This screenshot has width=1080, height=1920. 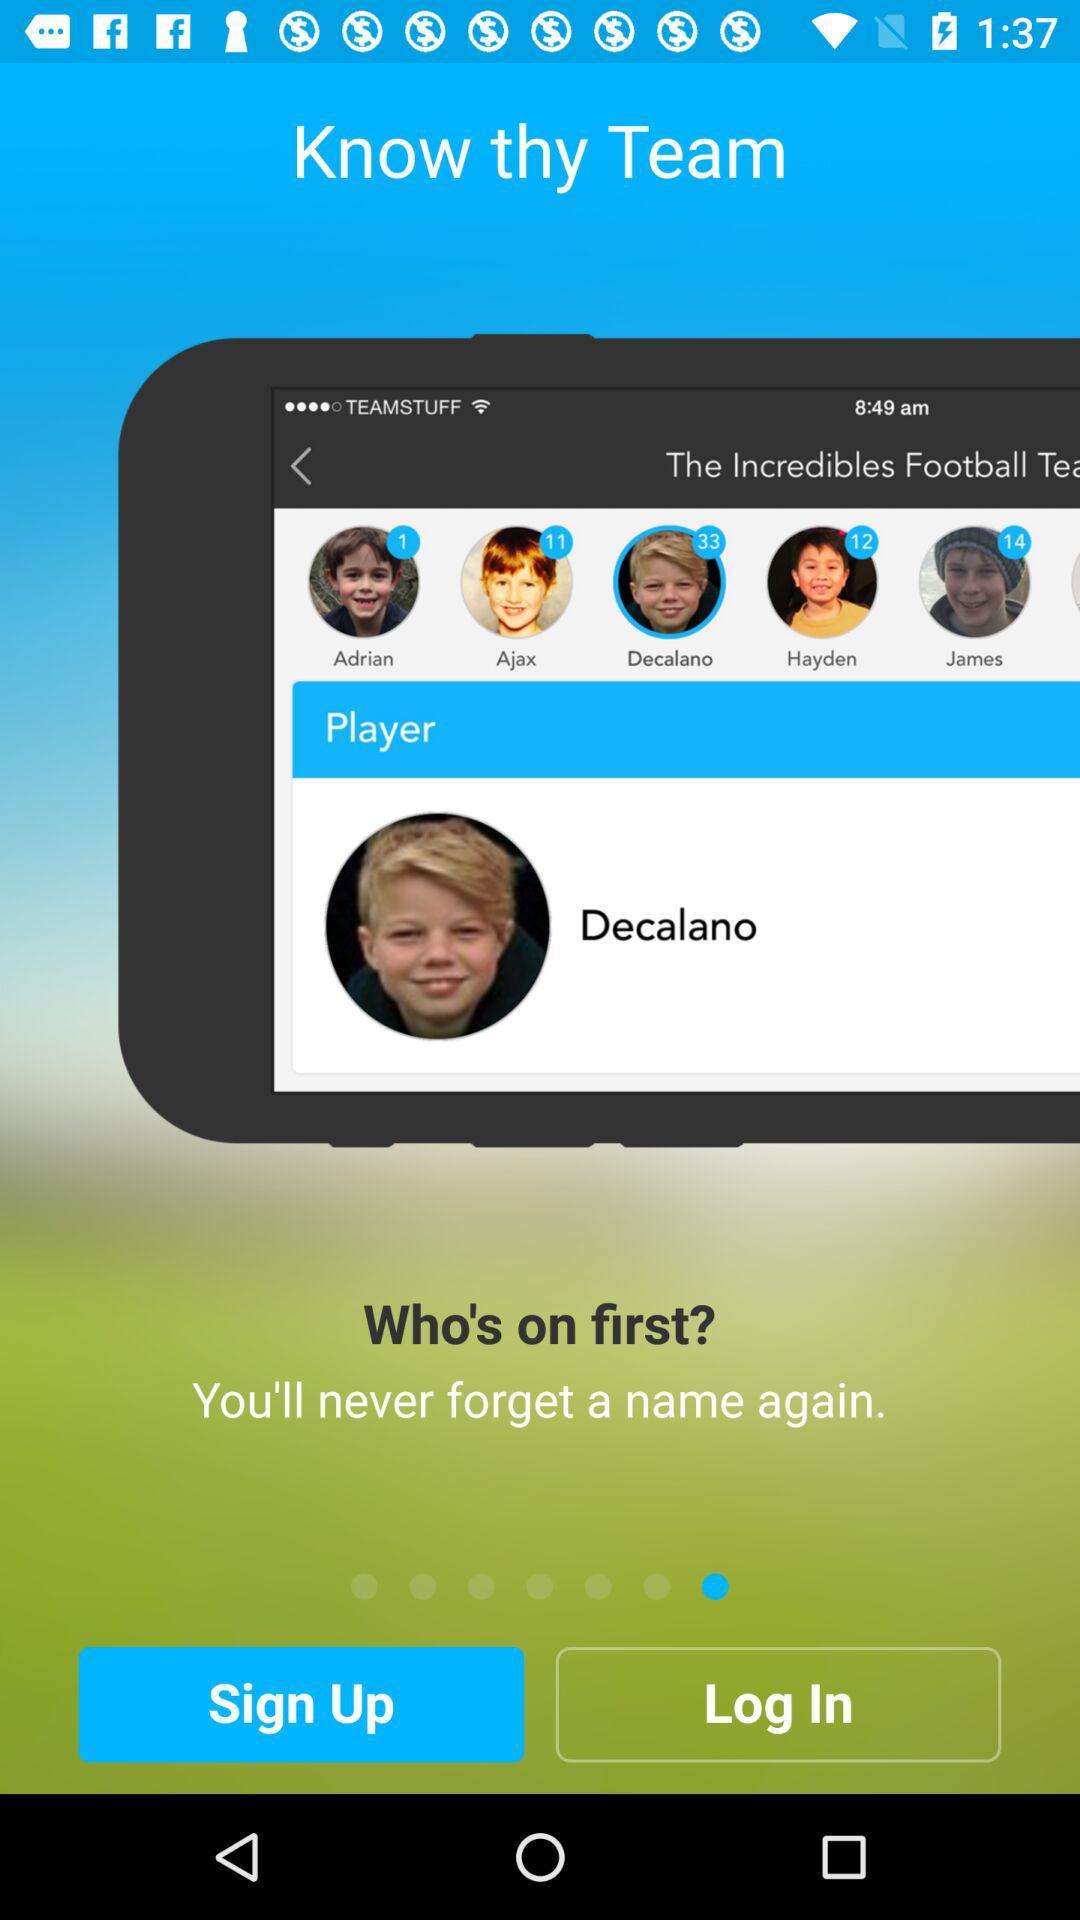 What do you see at coordinates (656, 1585) in the screenshot?
I see `the item below the you ll never item` at bounding box center [656, 1585].